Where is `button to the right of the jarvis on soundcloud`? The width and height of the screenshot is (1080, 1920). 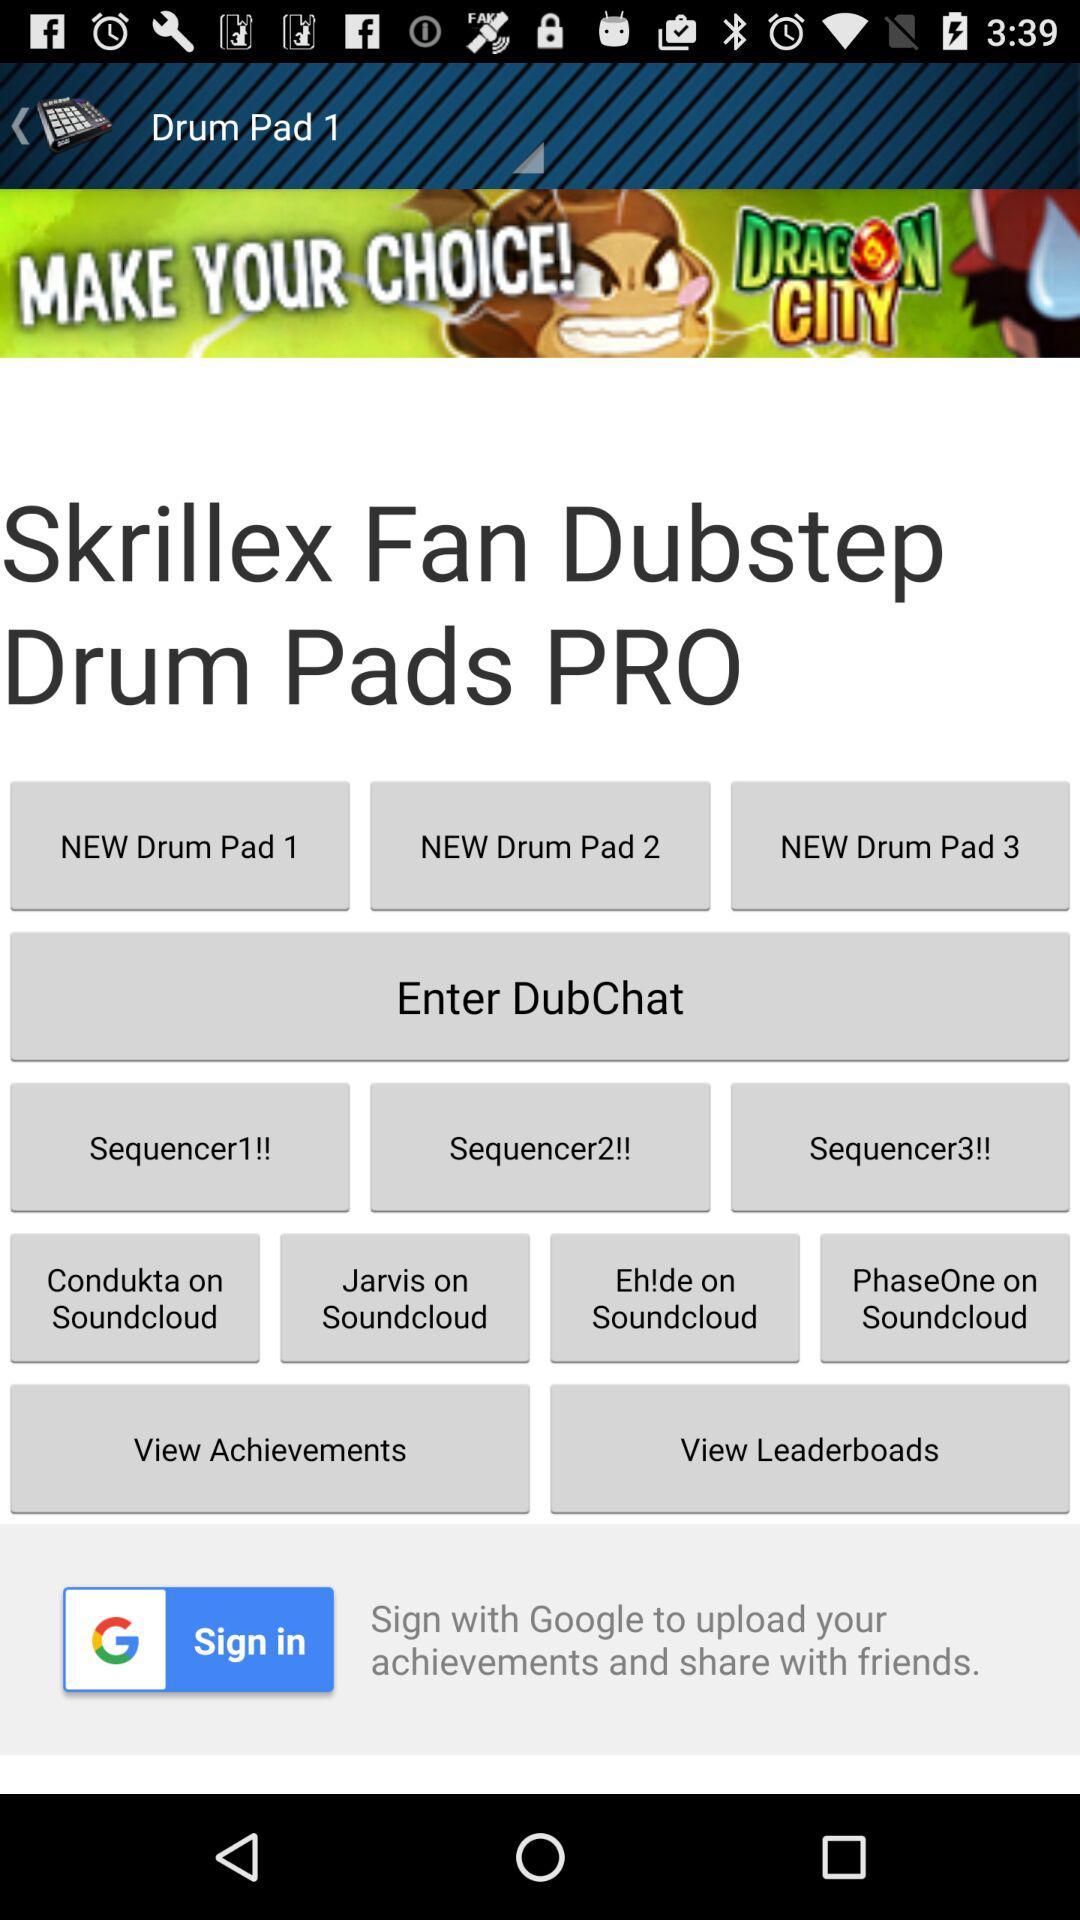
button to the right of the jarvis on soundcloud is located at coordinates (810, 1448).